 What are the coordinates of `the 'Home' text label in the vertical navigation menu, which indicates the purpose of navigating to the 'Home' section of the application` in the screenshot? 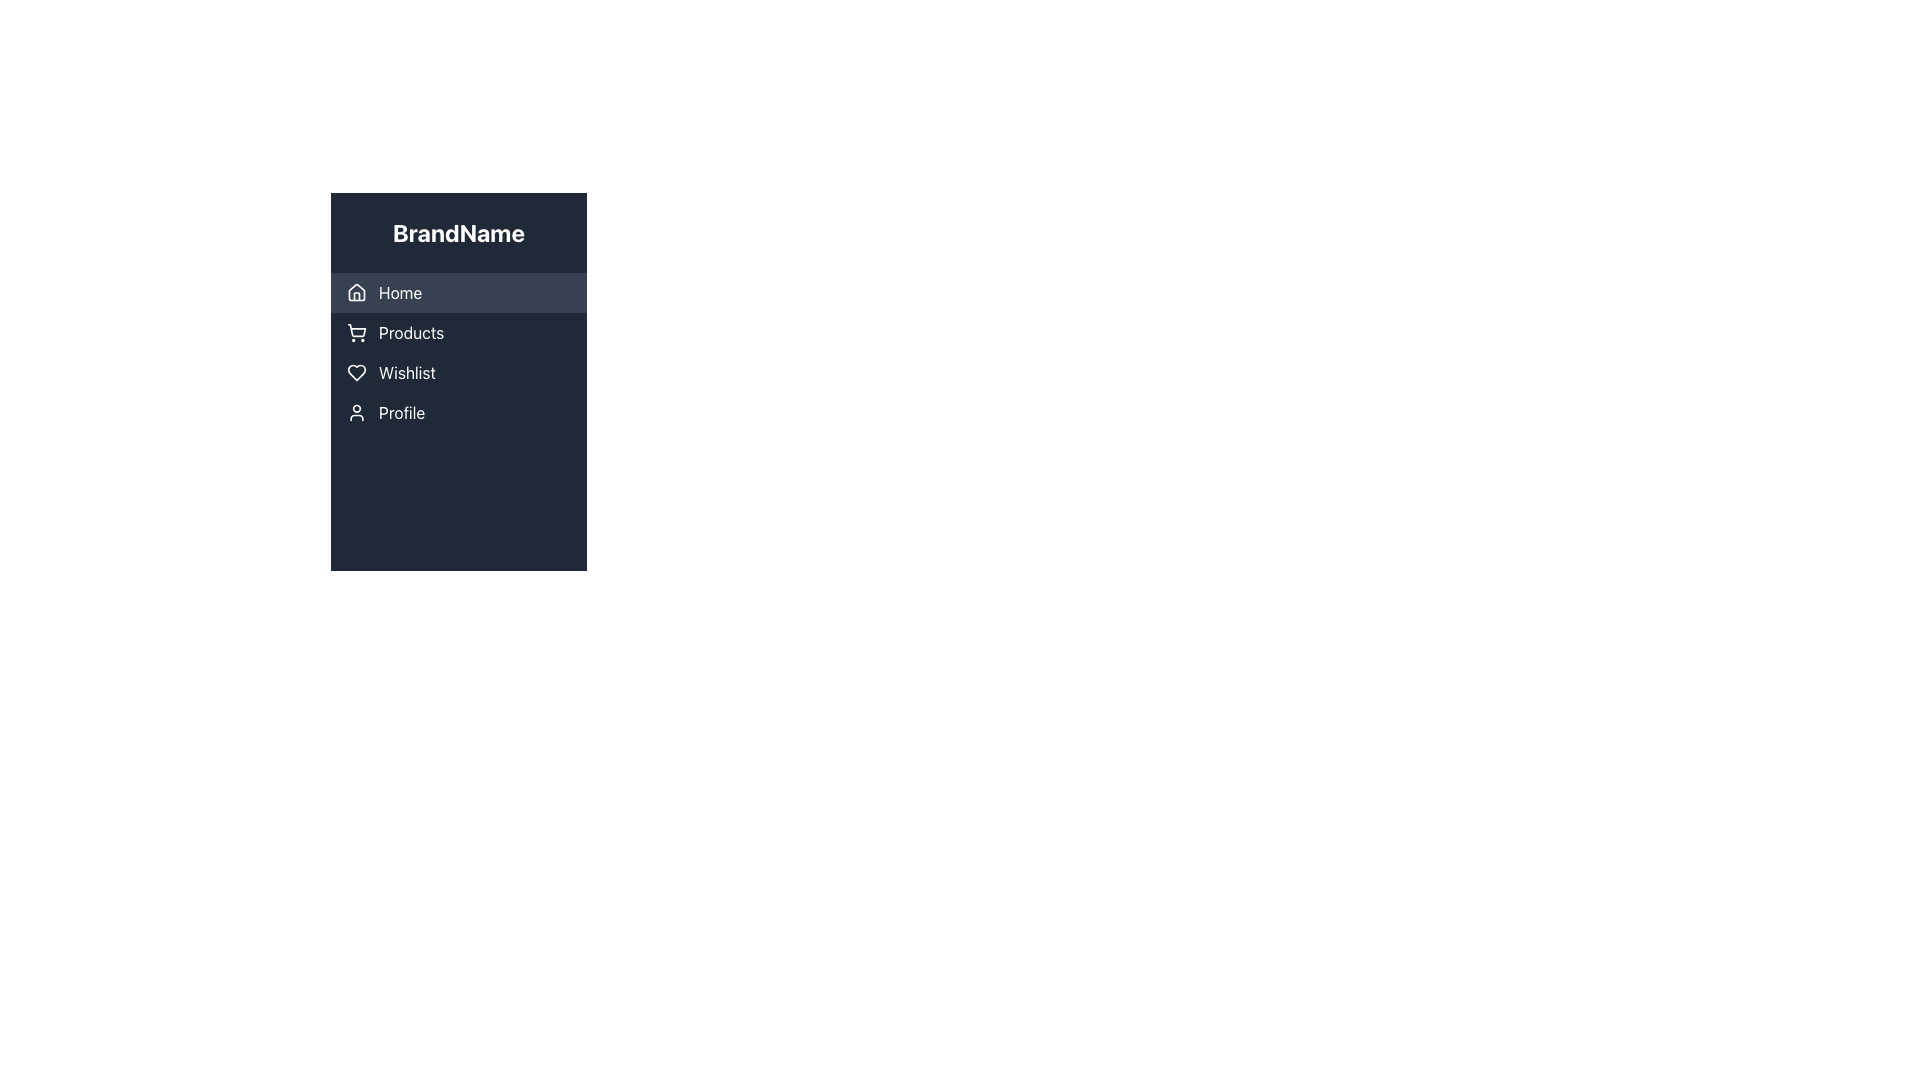 It's located at (400, 293).